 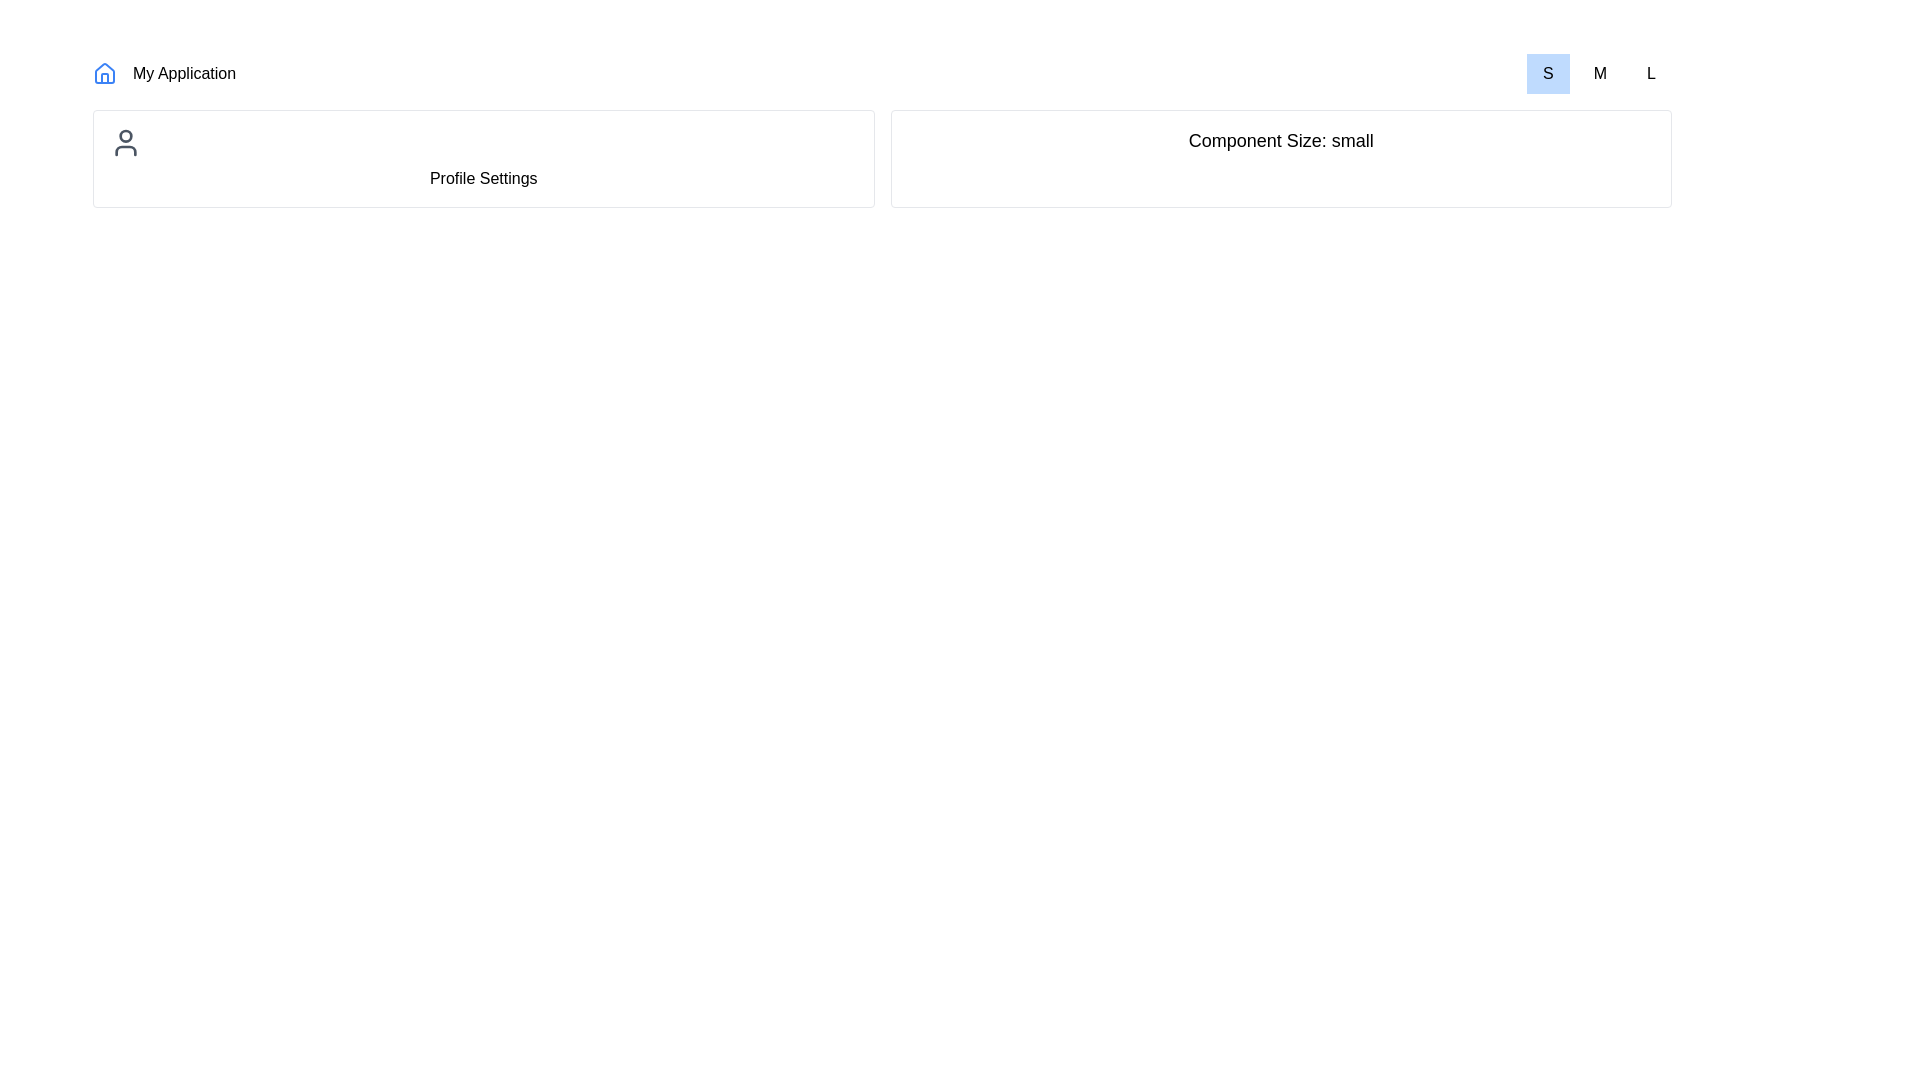 What do you see at coordinates (164, 72) in the screenshot?
I see `the Header element that consists of a blue house icon and the text 'My Application'` at bounding box center [164, 72].